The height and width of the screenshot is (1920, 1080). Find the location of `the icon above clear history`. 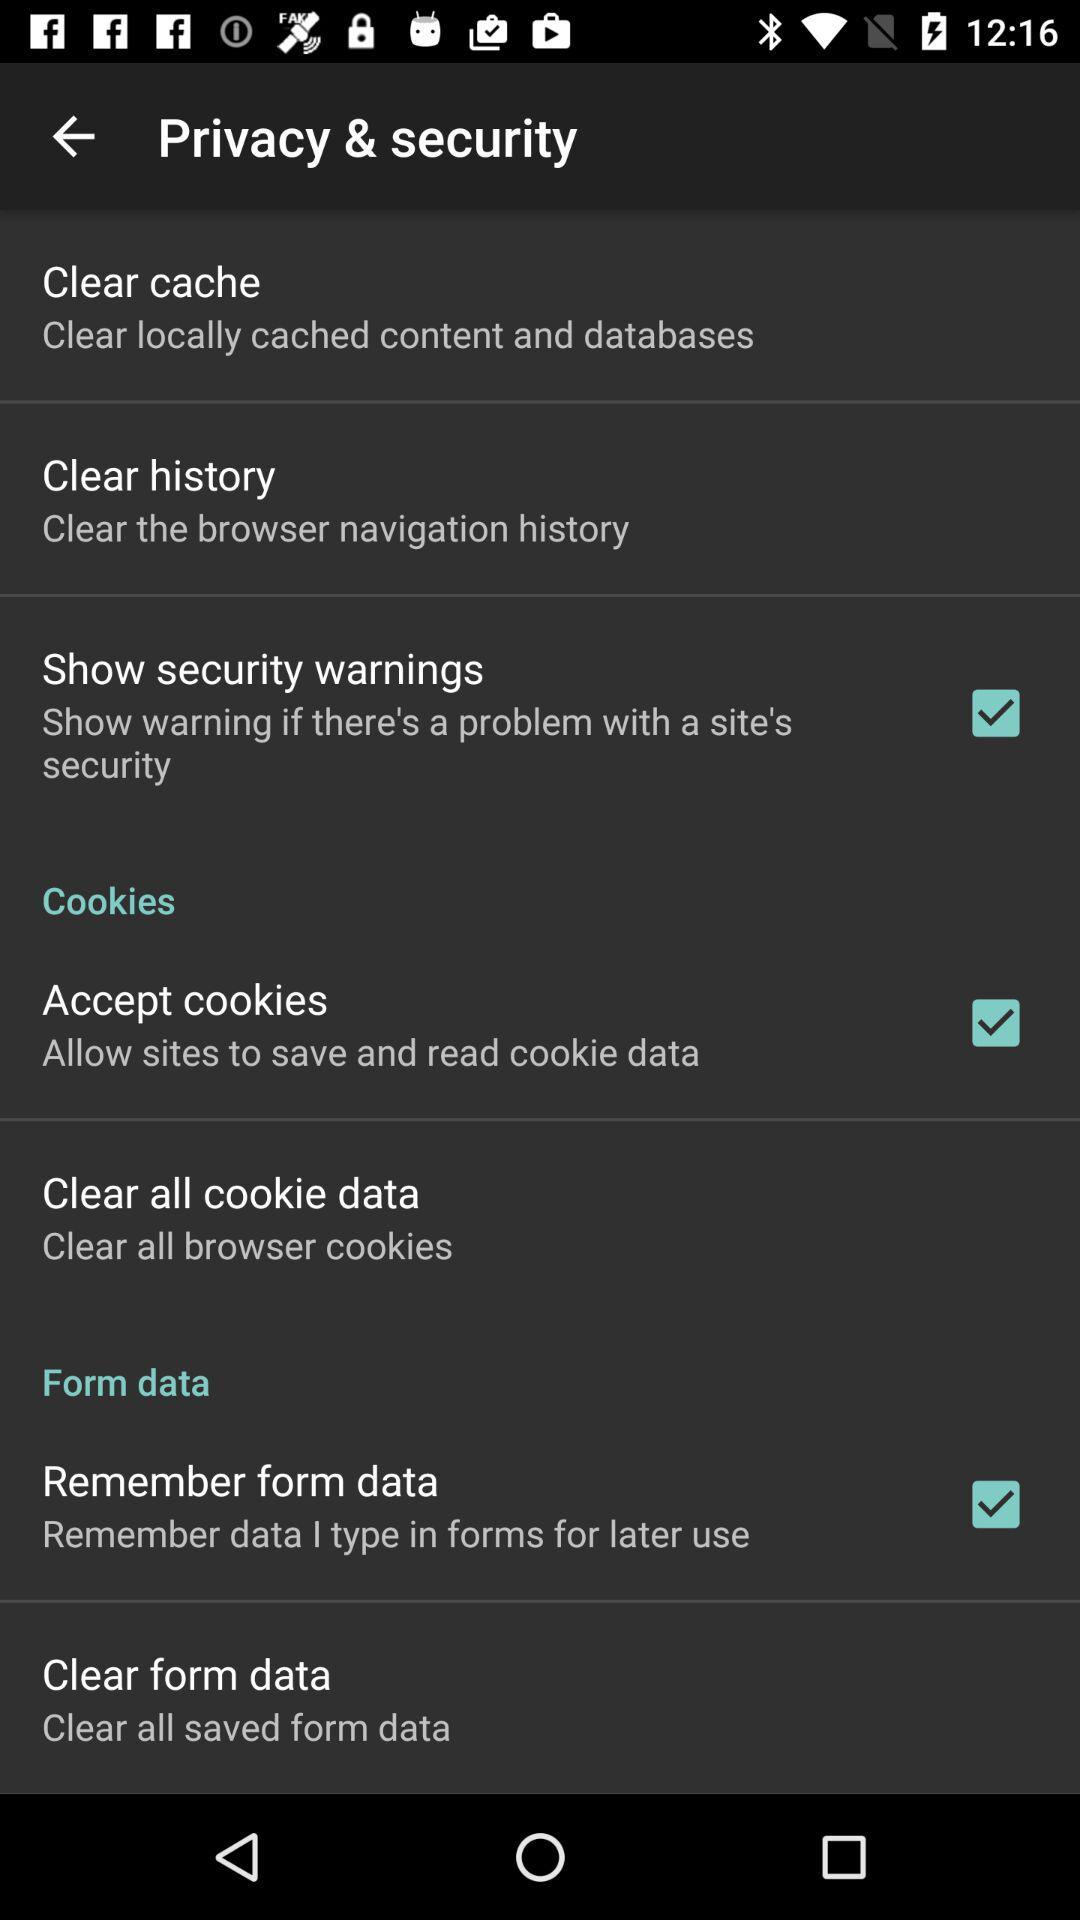

the icon above clear history is located at coordinates (398, 333).